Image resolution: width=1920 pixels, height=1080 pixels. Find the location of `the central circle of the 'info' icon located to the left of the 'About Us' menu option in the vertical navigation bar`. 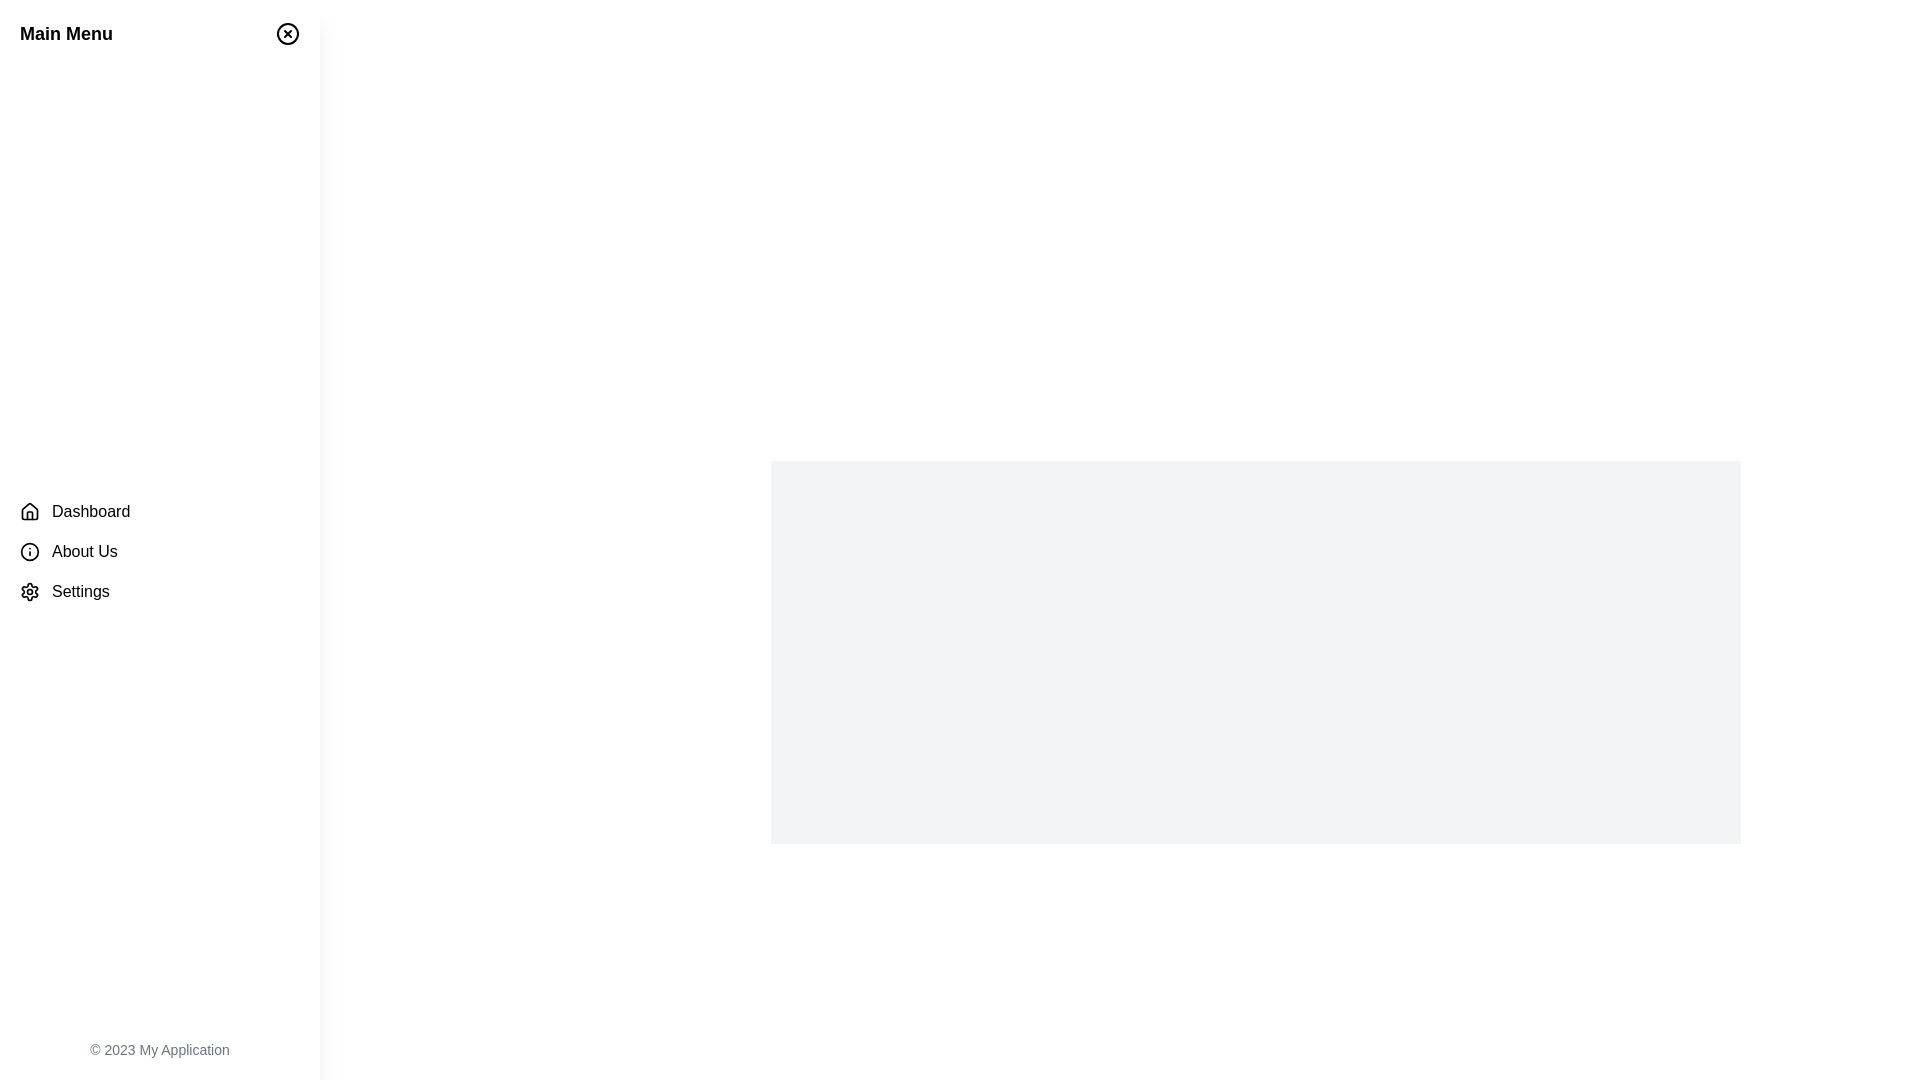

the central circle of the 'info' icon located to the left of the 'About Us' menu option in the vertical navigation bar is located at coordinates (29, 551).